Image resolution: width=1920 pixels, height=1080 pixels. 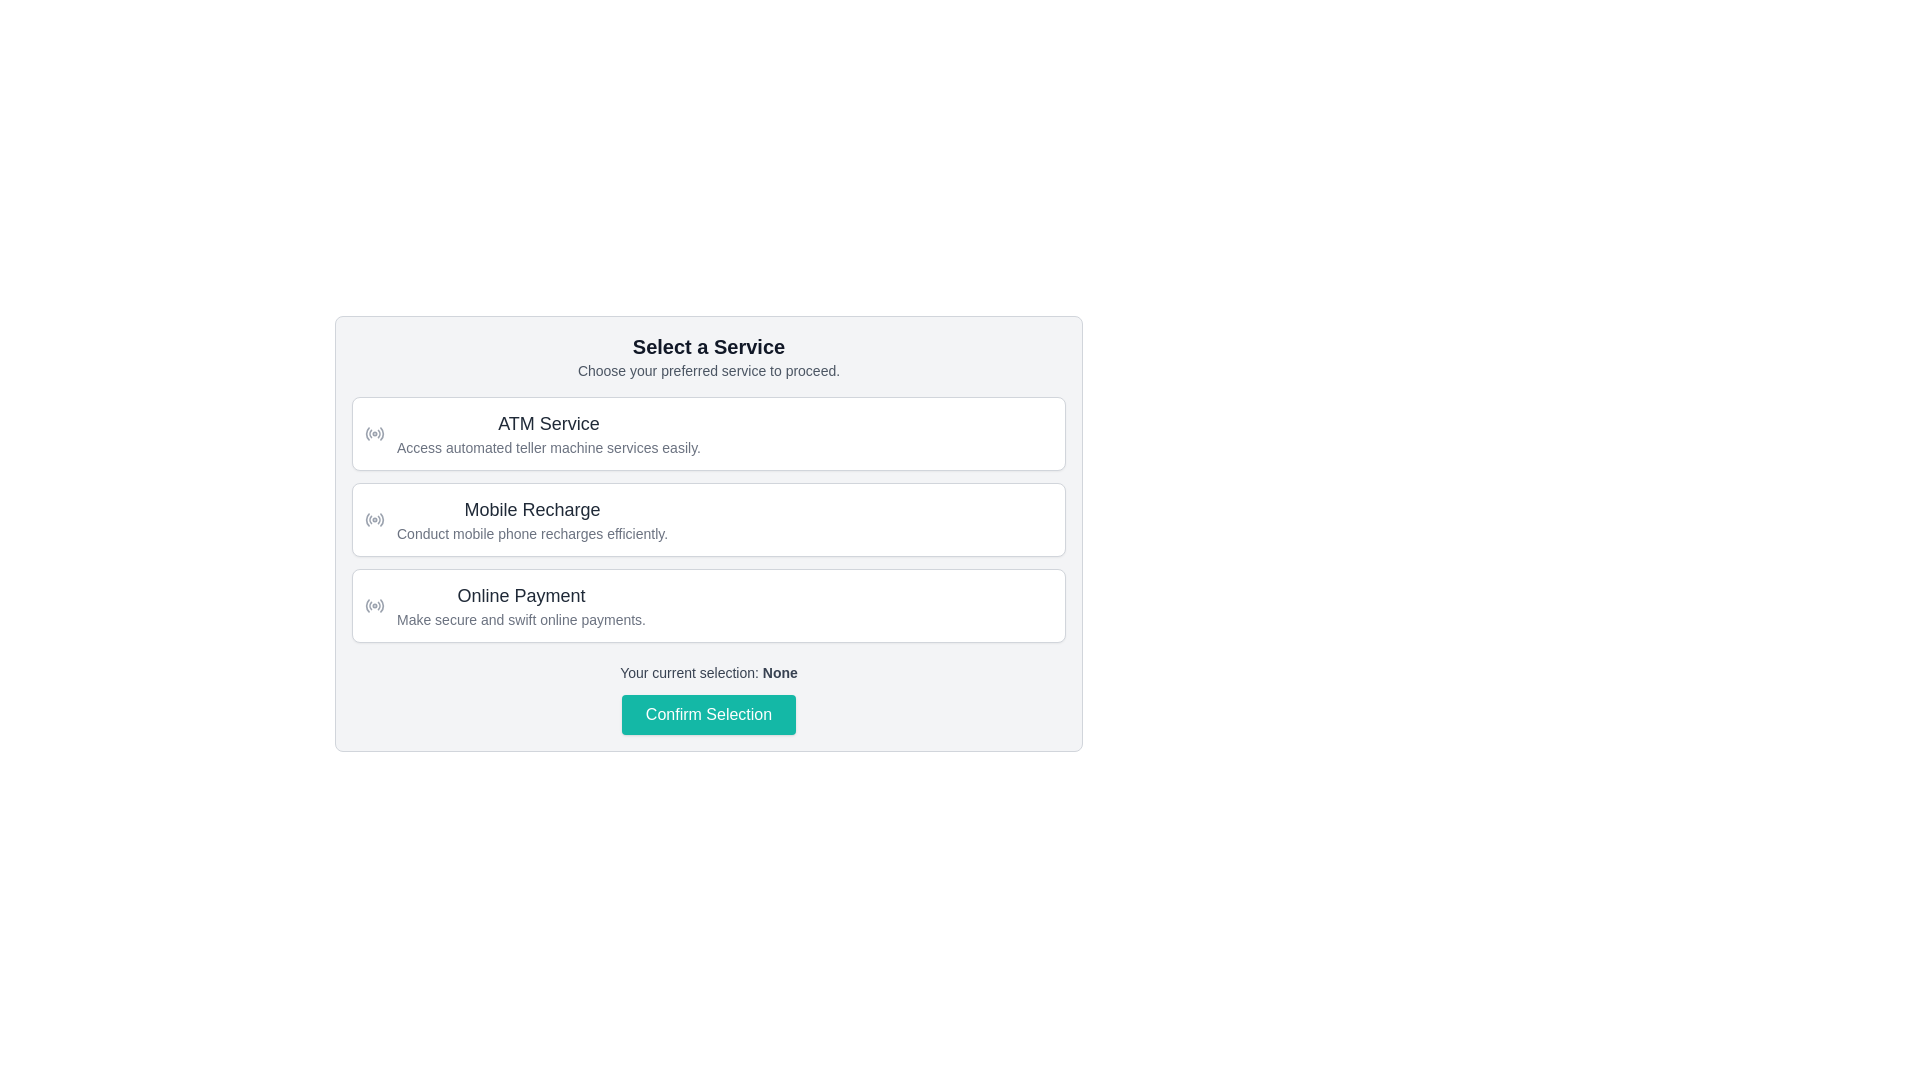 I want to click on the text label displaying 'None' located below the list of selectable services and above the 'Confirm Selection' button, so click(x=779, y=672).